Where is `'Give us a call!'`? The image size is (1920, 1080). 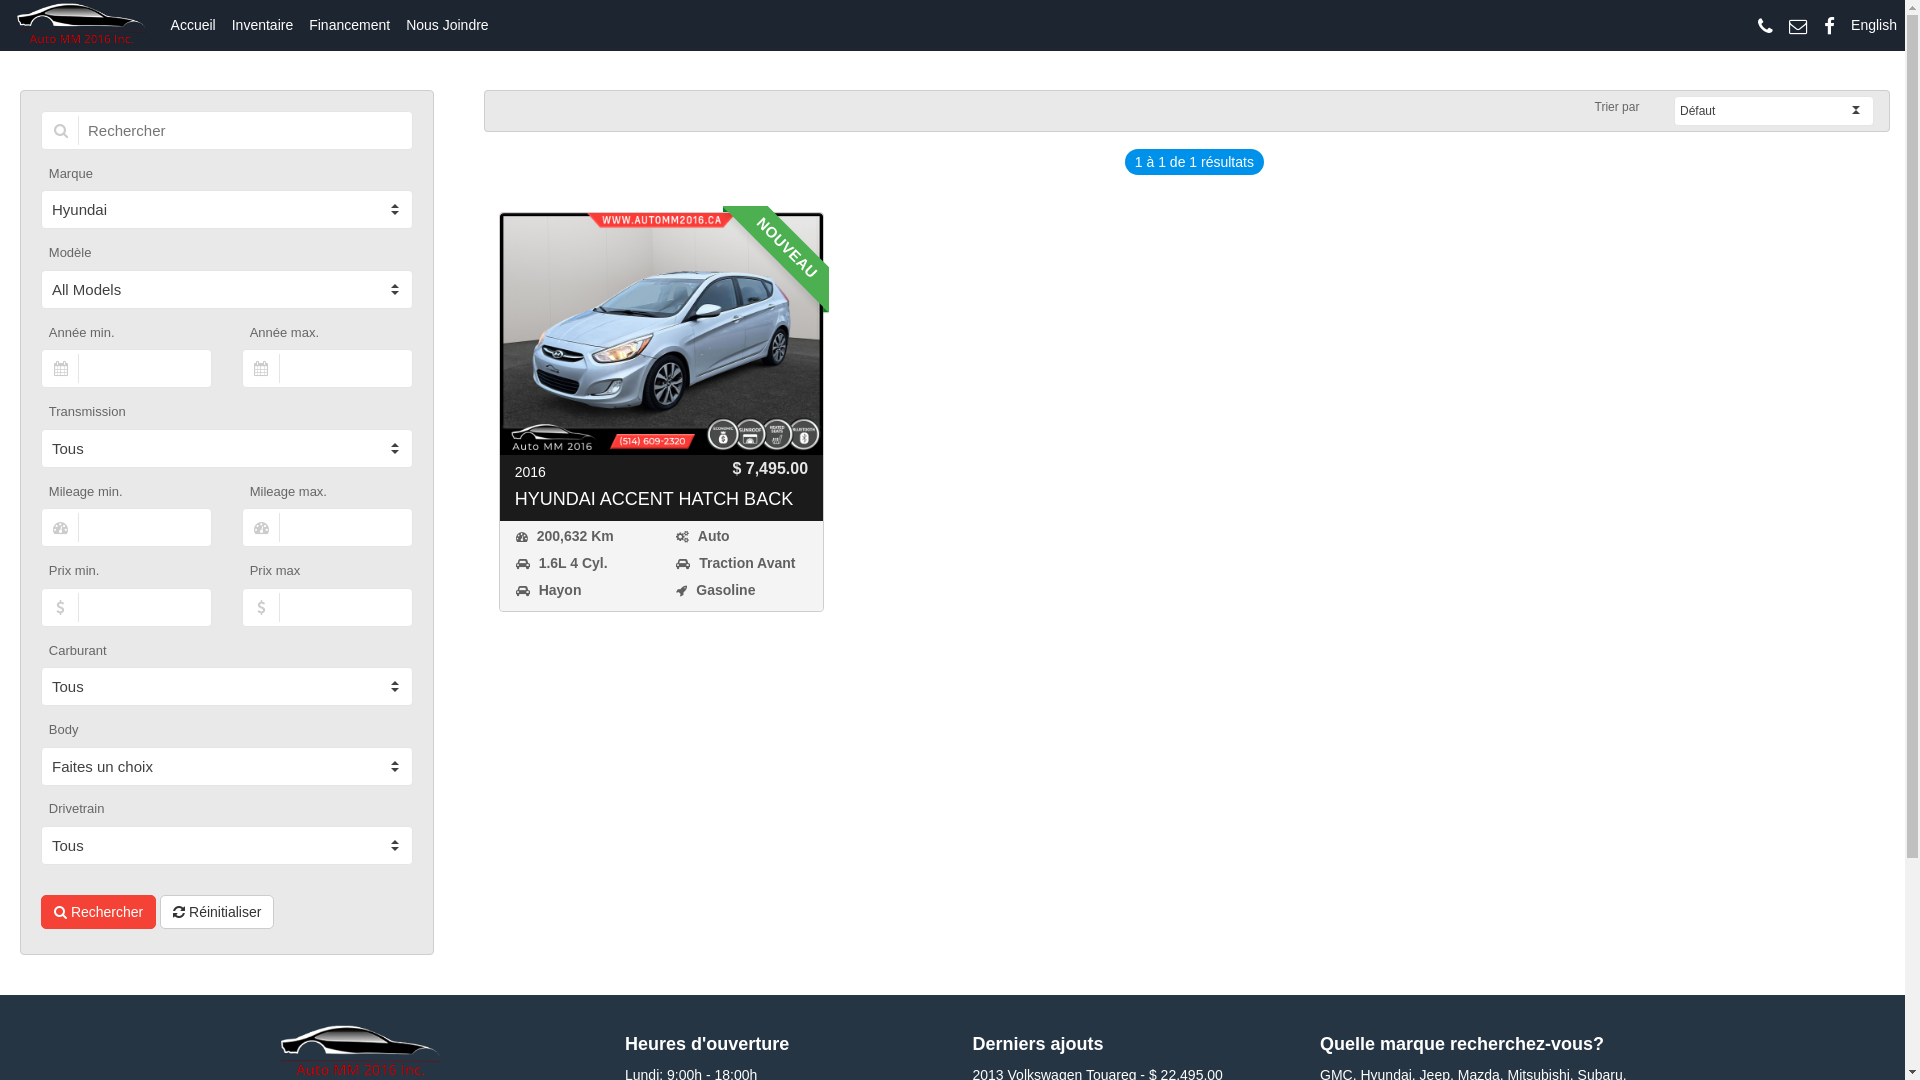 'Give us a call!' is located at coordinates (1765, 27).